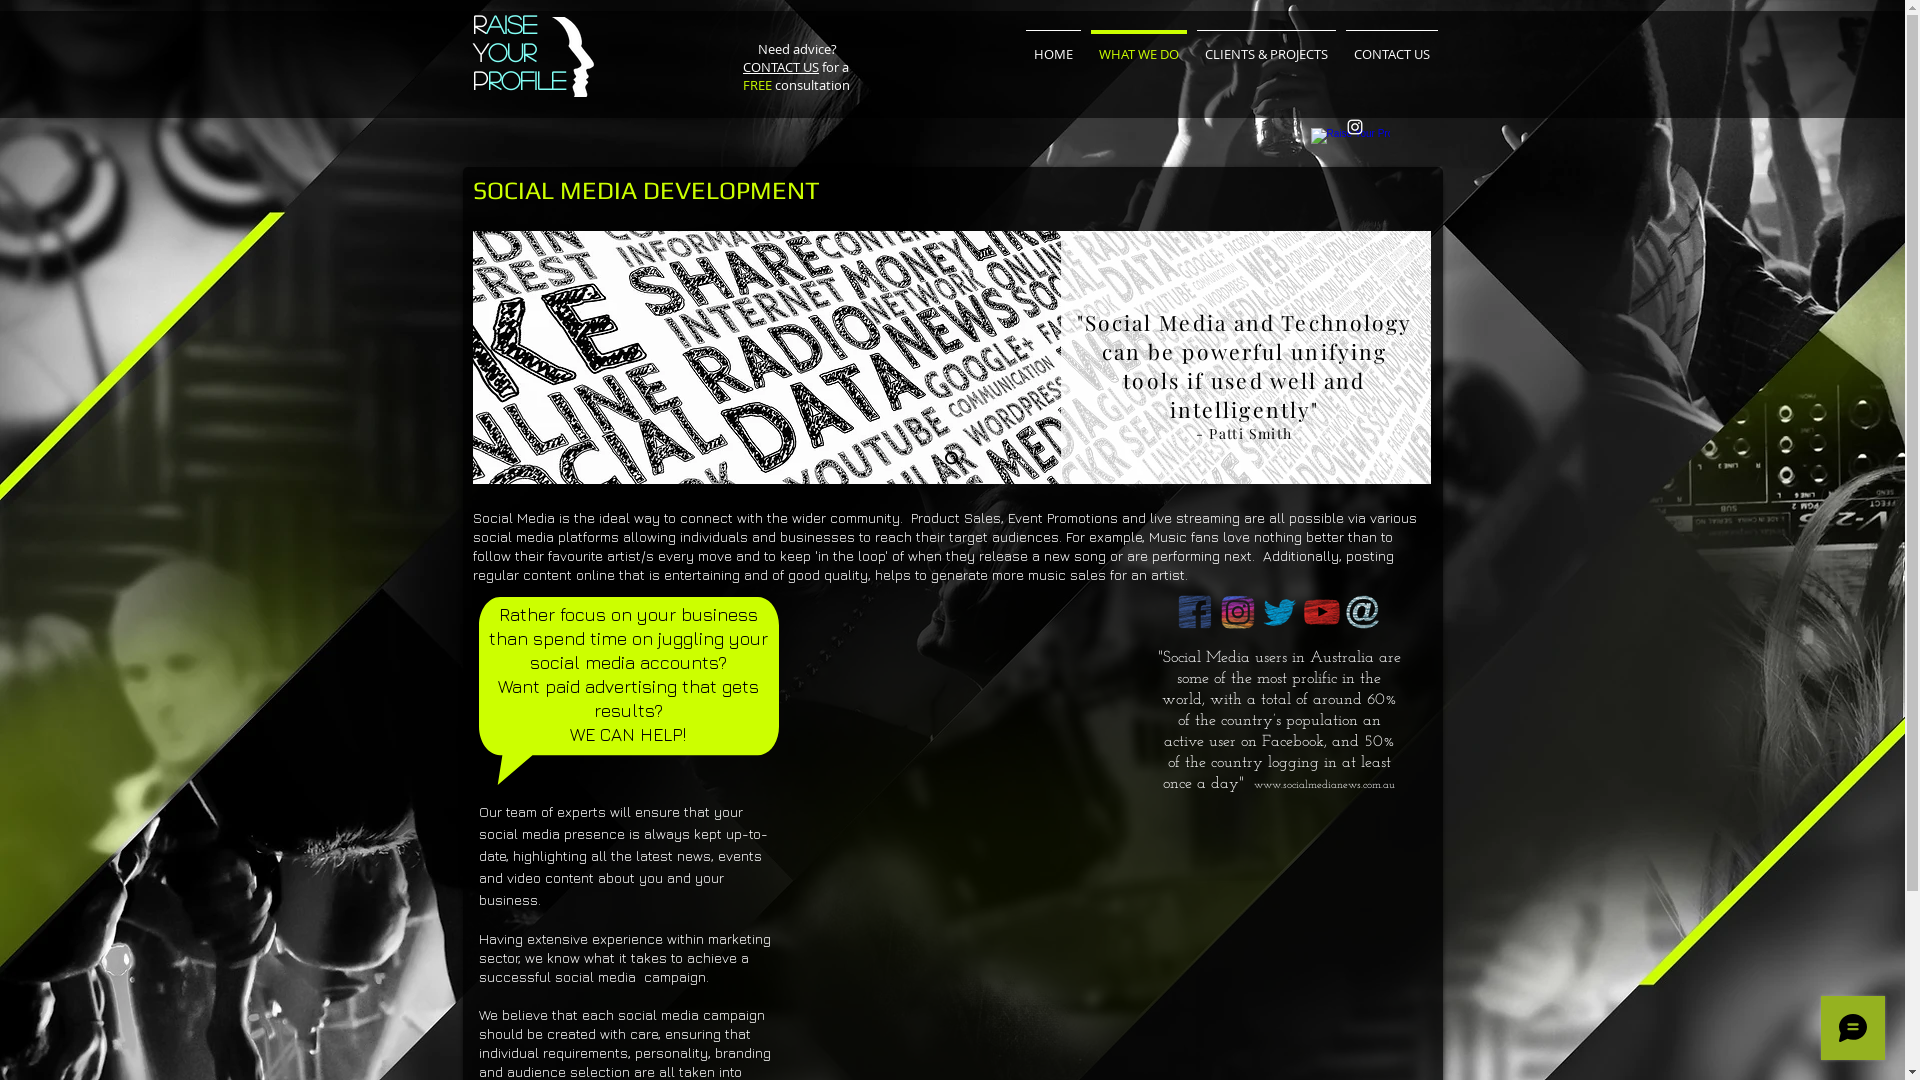  I want to click on 'www.socialmedianews.com.au', so click(1252, 784).